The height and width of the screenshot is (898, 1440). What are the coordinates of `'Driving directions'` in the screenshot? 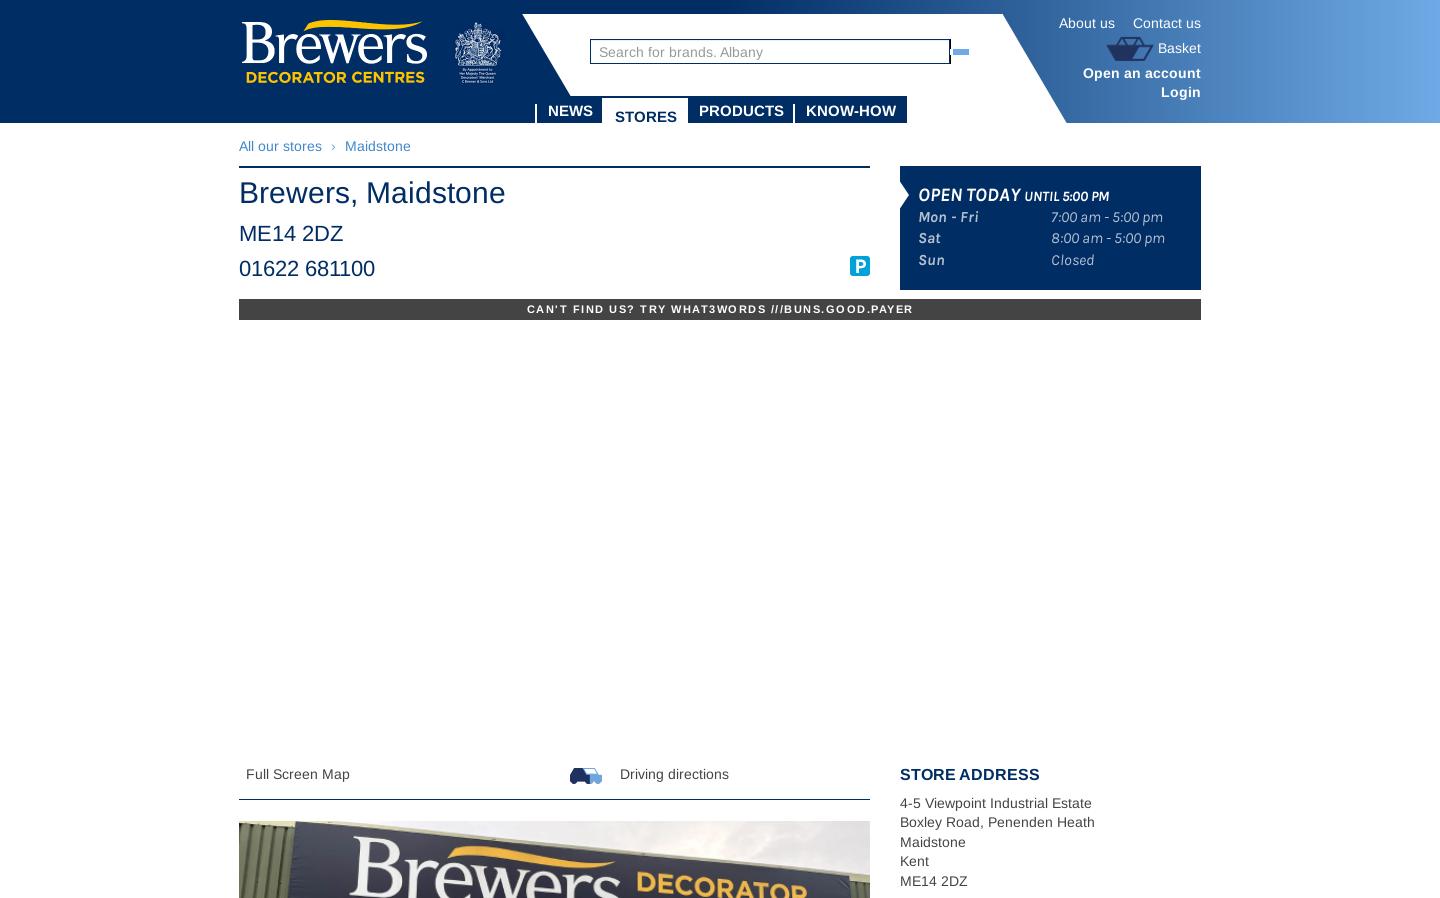 It's located at (614, 773).